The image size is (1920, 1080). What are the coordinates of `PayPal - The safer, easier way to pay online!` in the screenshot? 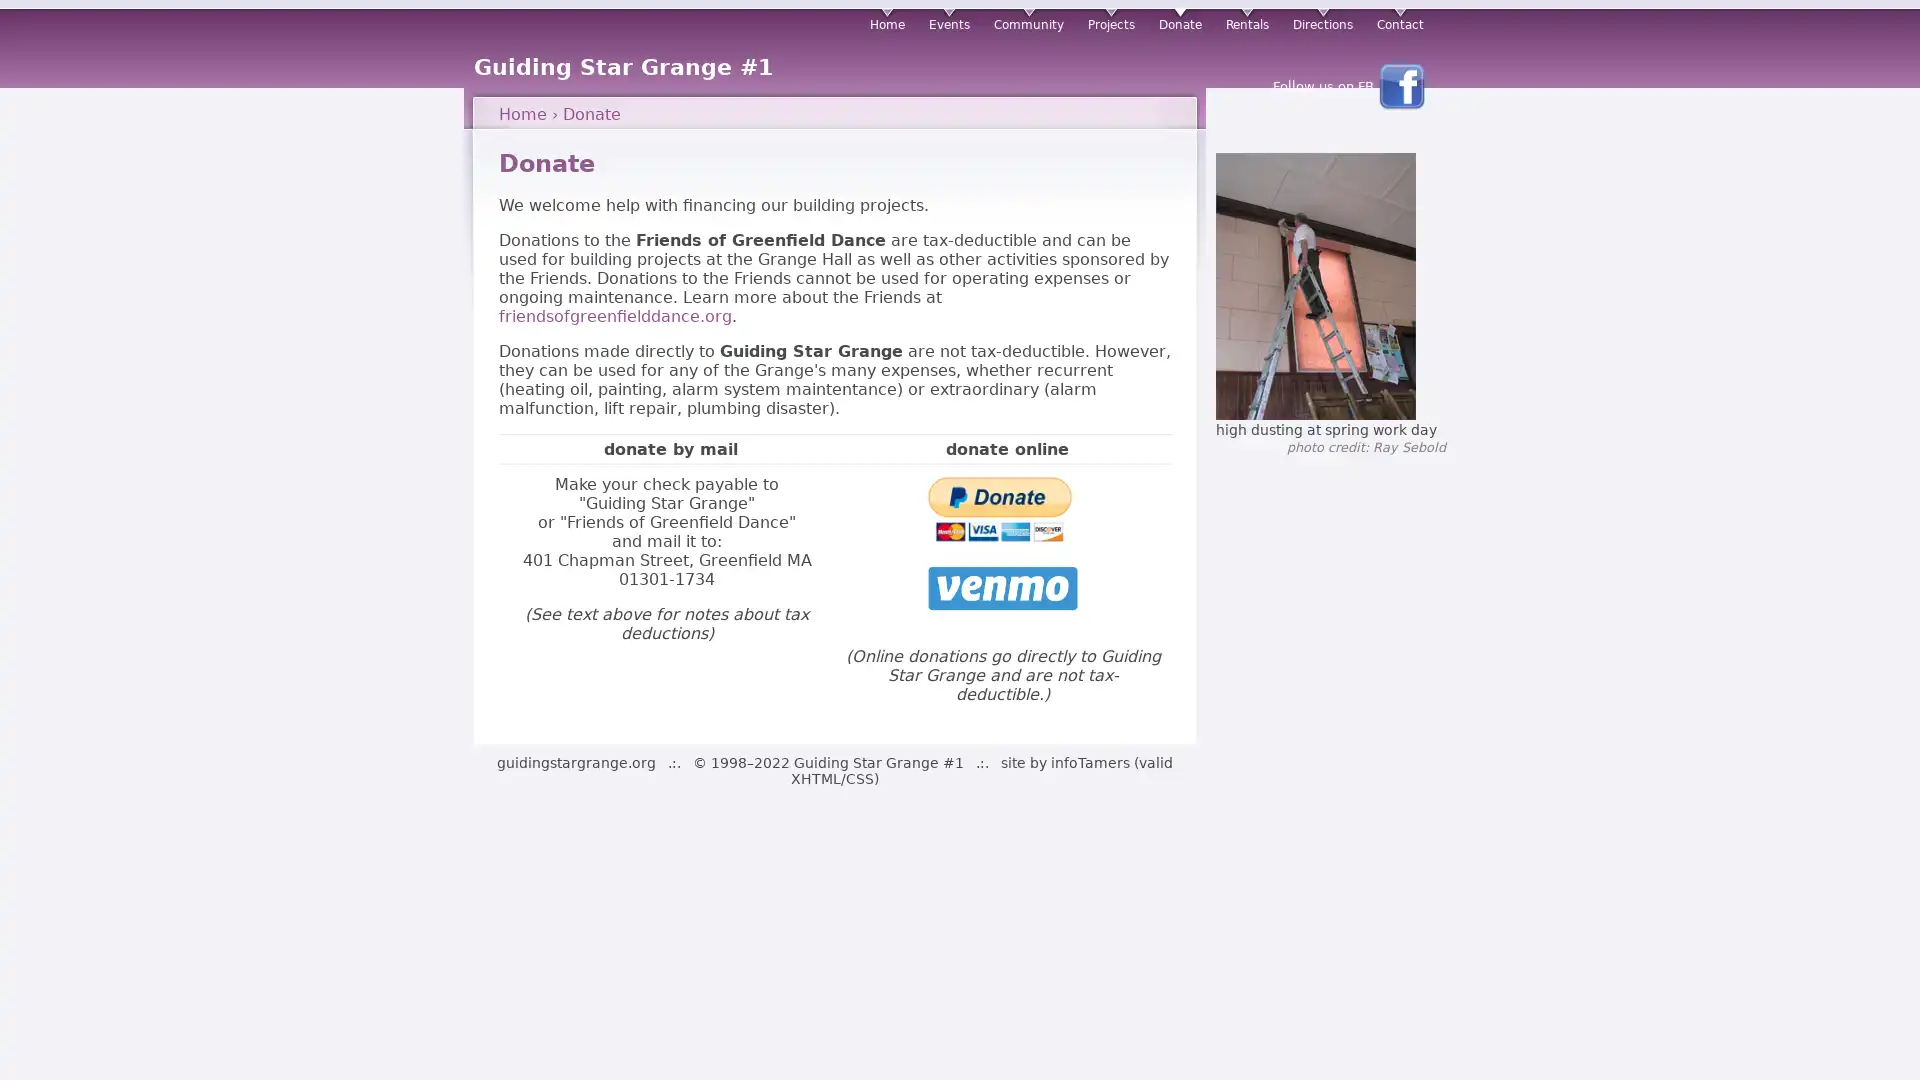 It's located at (999, 508).